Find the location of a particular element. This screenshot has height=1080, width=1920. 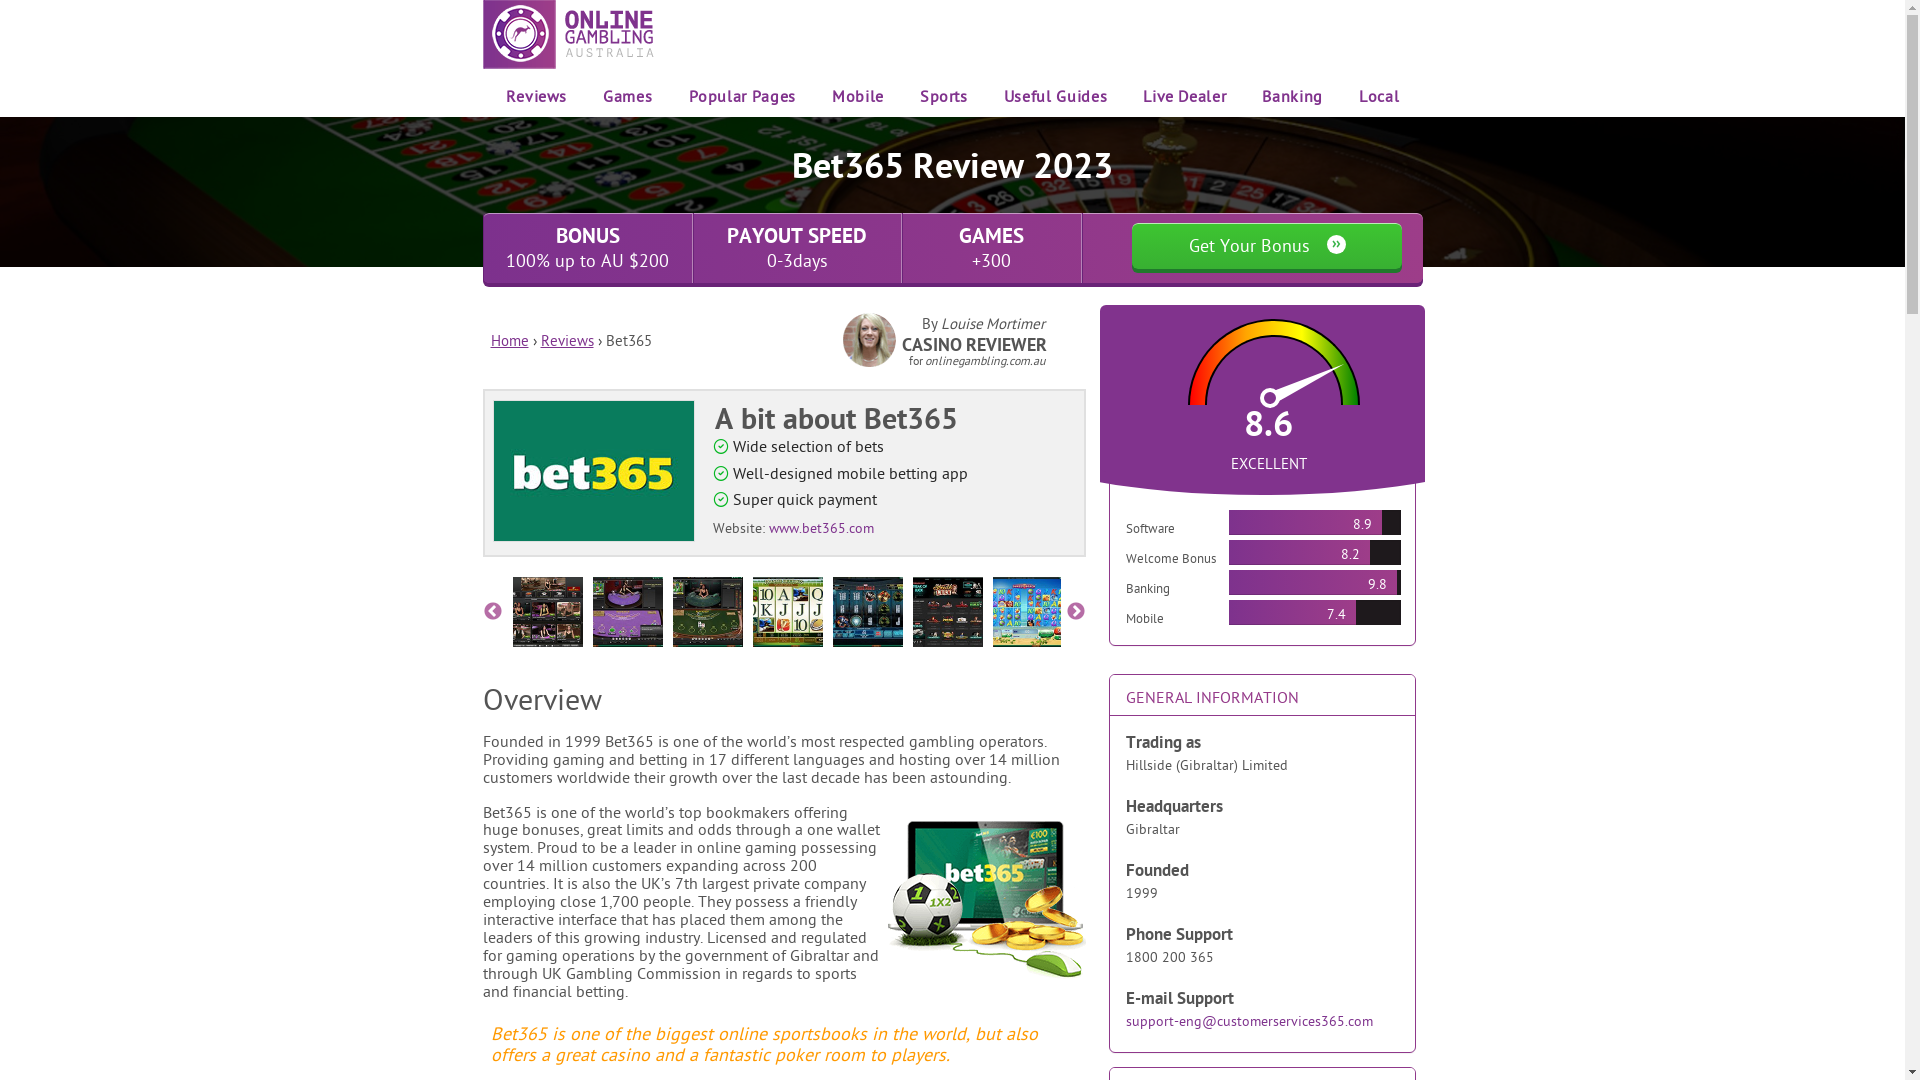

'Useful Guides' is located at coordinates (1003, 96).